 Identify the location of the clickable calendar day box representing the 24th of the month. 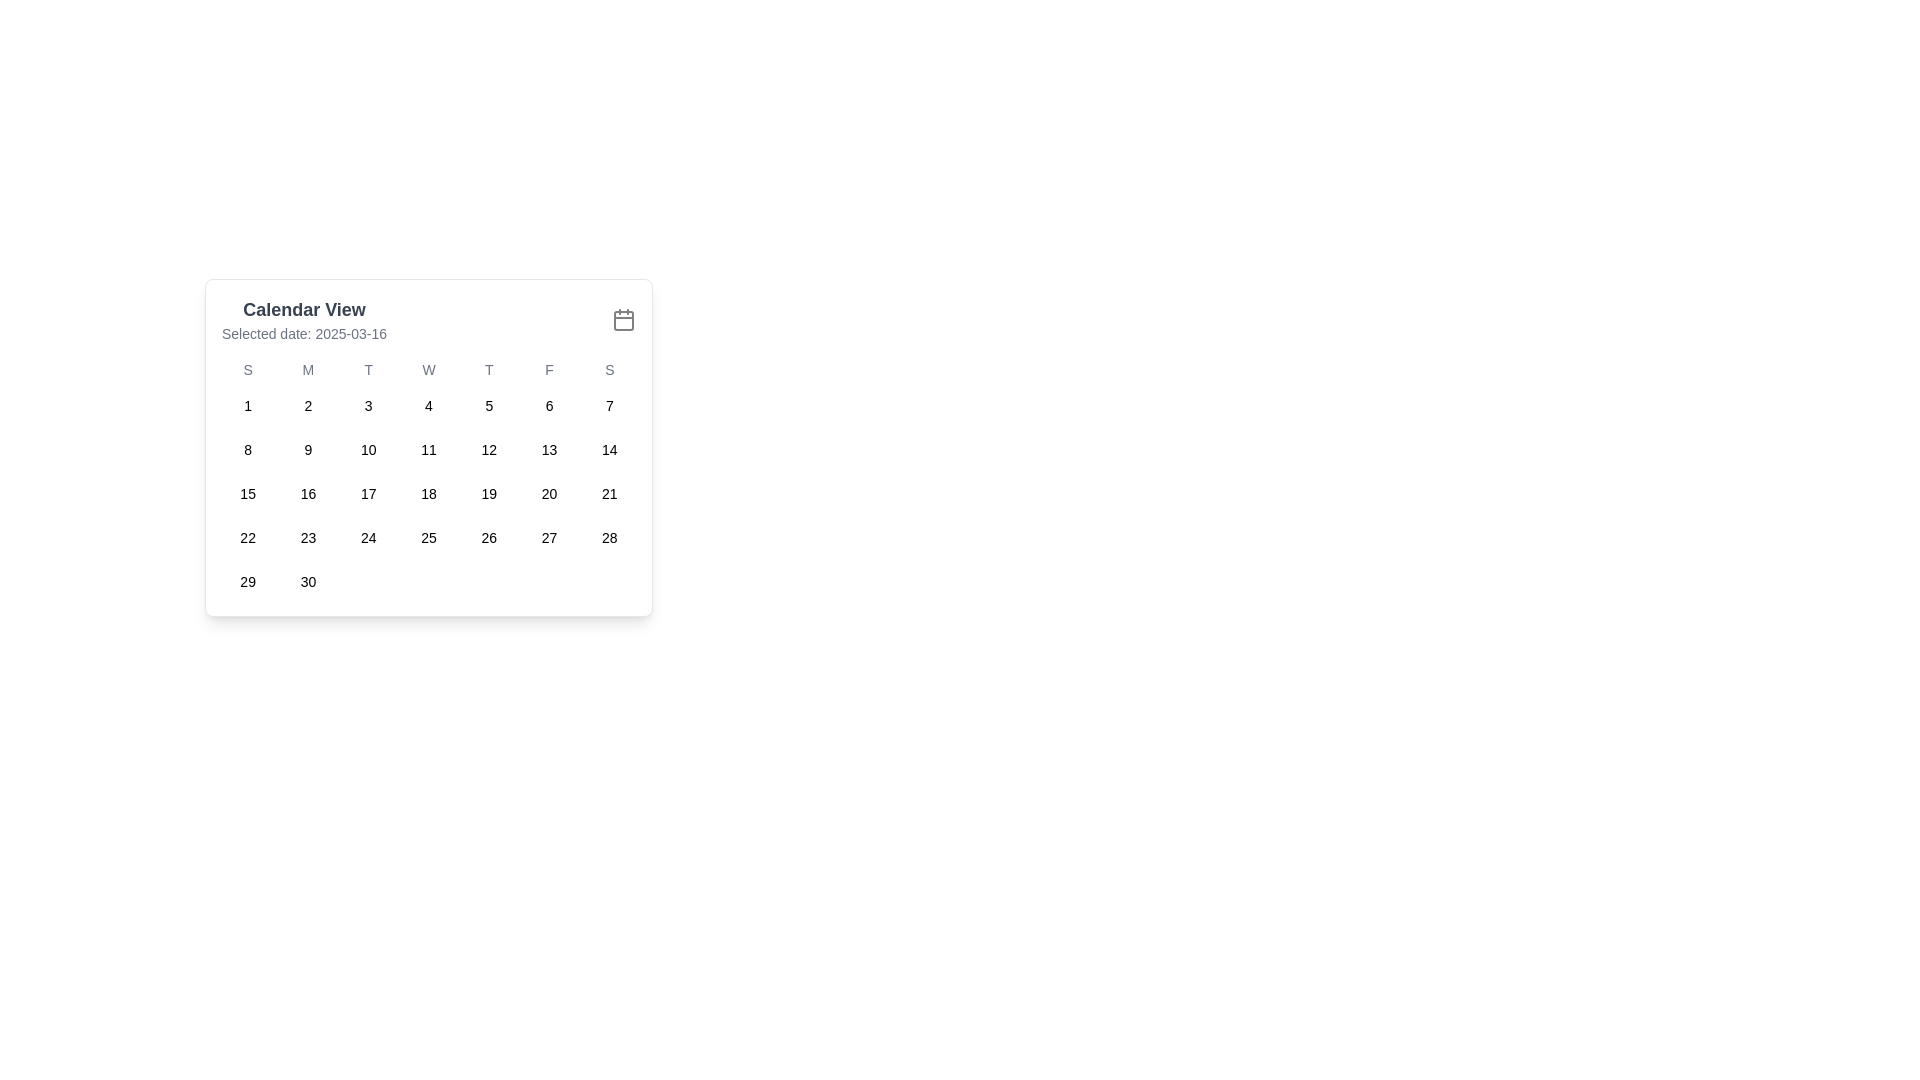
(368, 536).